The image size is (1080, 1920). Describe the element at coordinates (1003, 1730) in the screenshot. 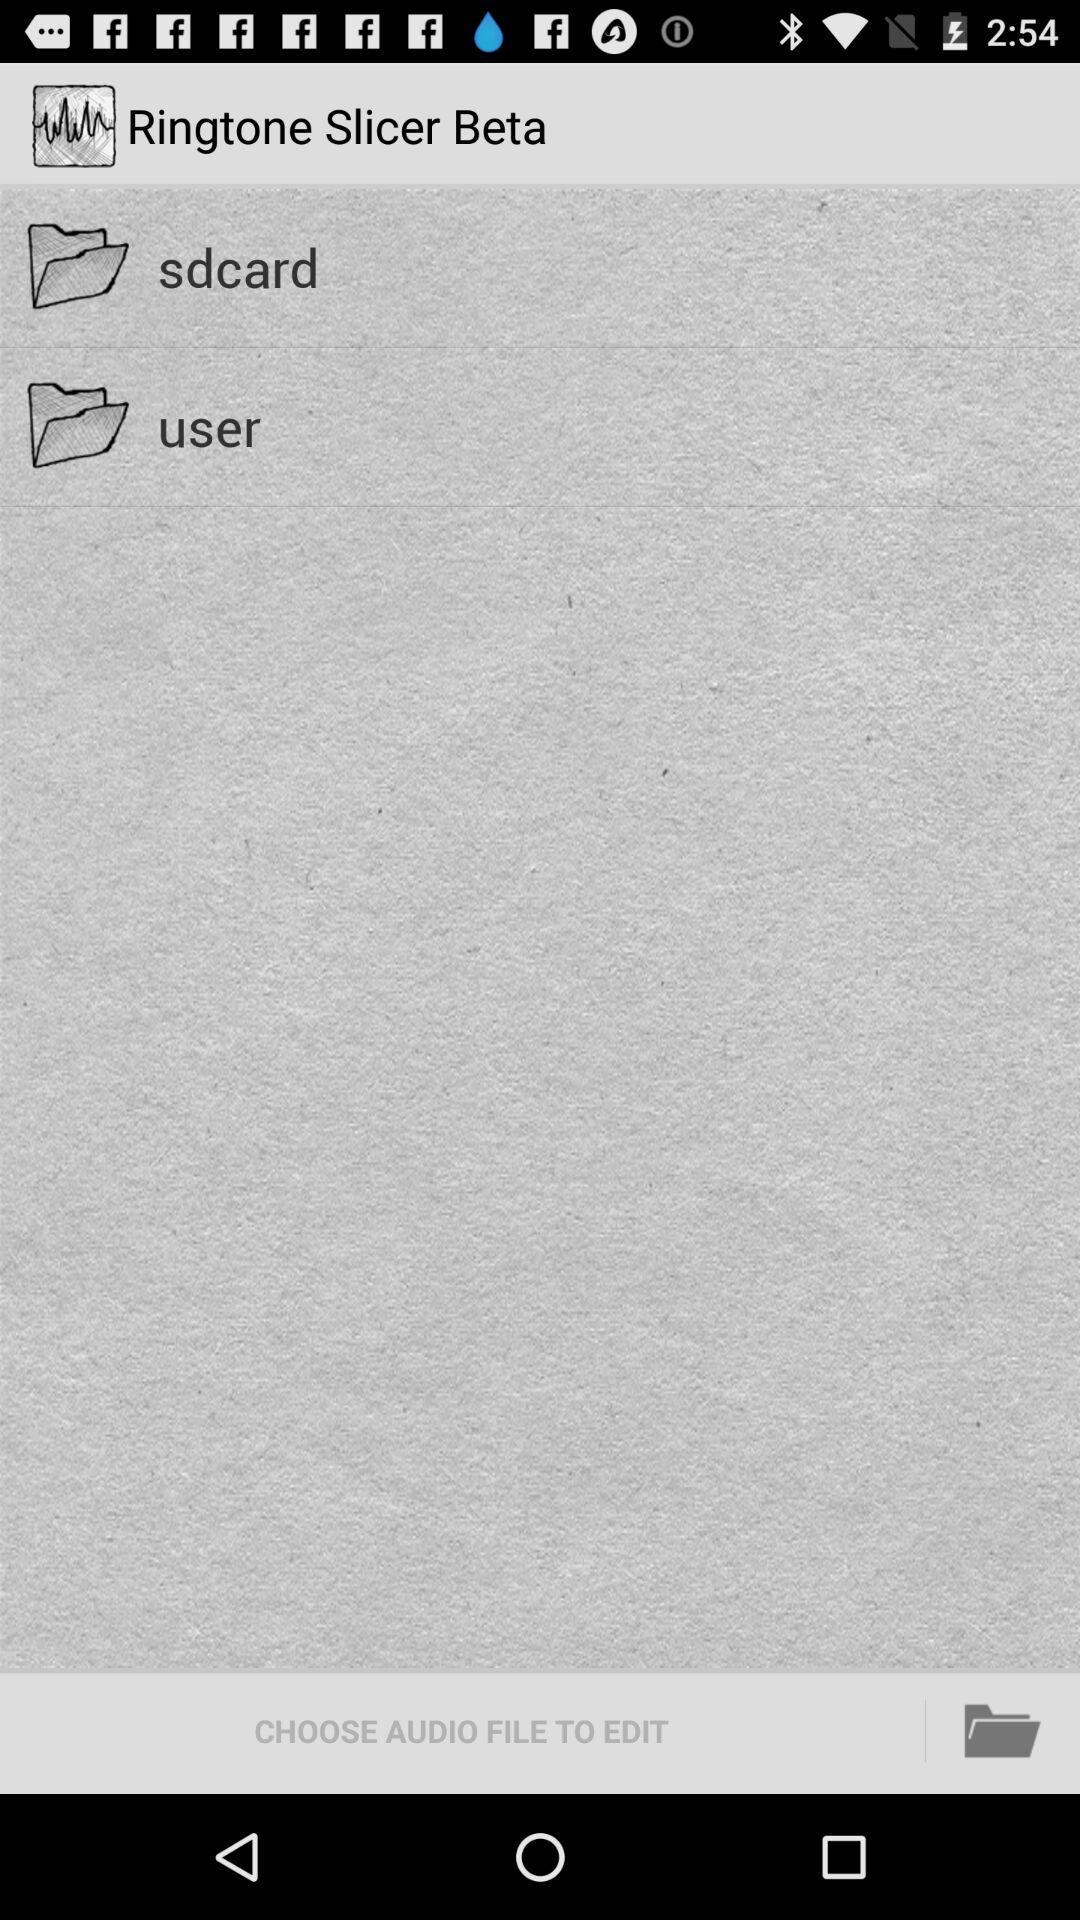

I see `item below the user item` at that location.